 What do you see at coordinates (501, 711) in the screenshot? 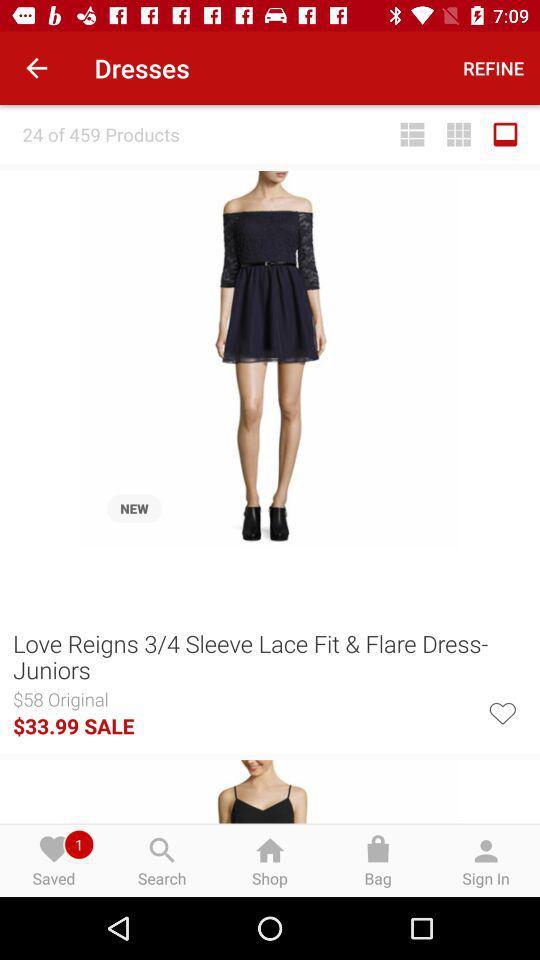
I see `the icon below the love reigns 3 icon` at bounding box center [501, 711].